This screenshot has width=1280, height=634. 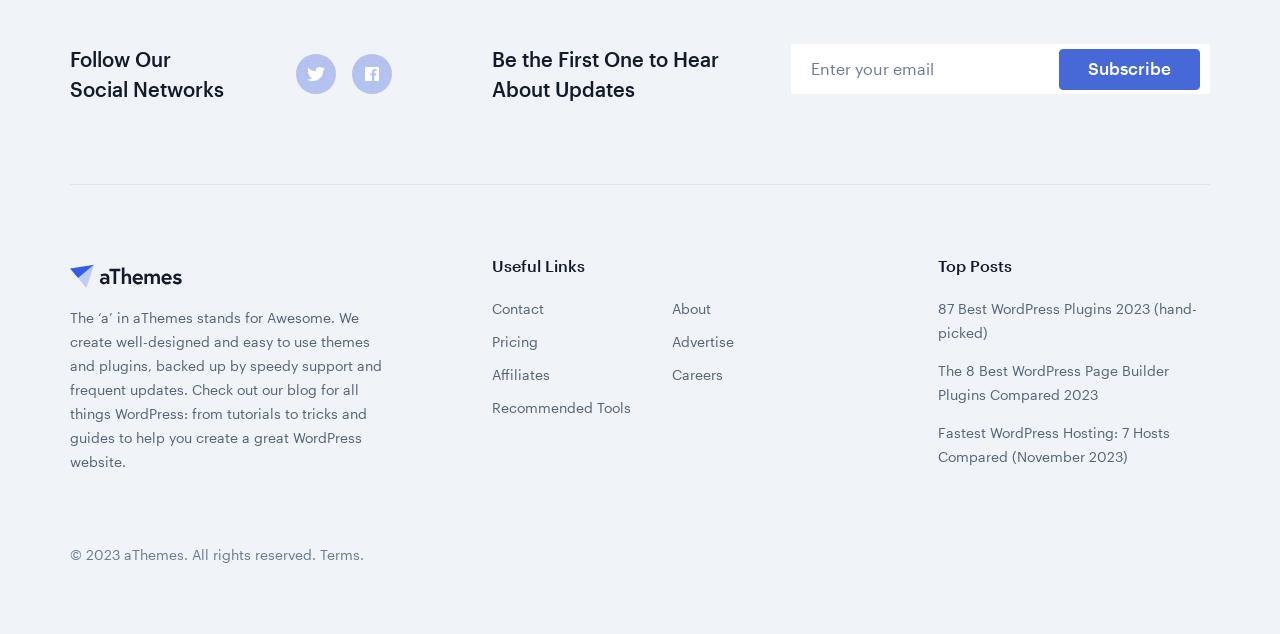 I want to click on 'Careers', so click(x=670, y=122).